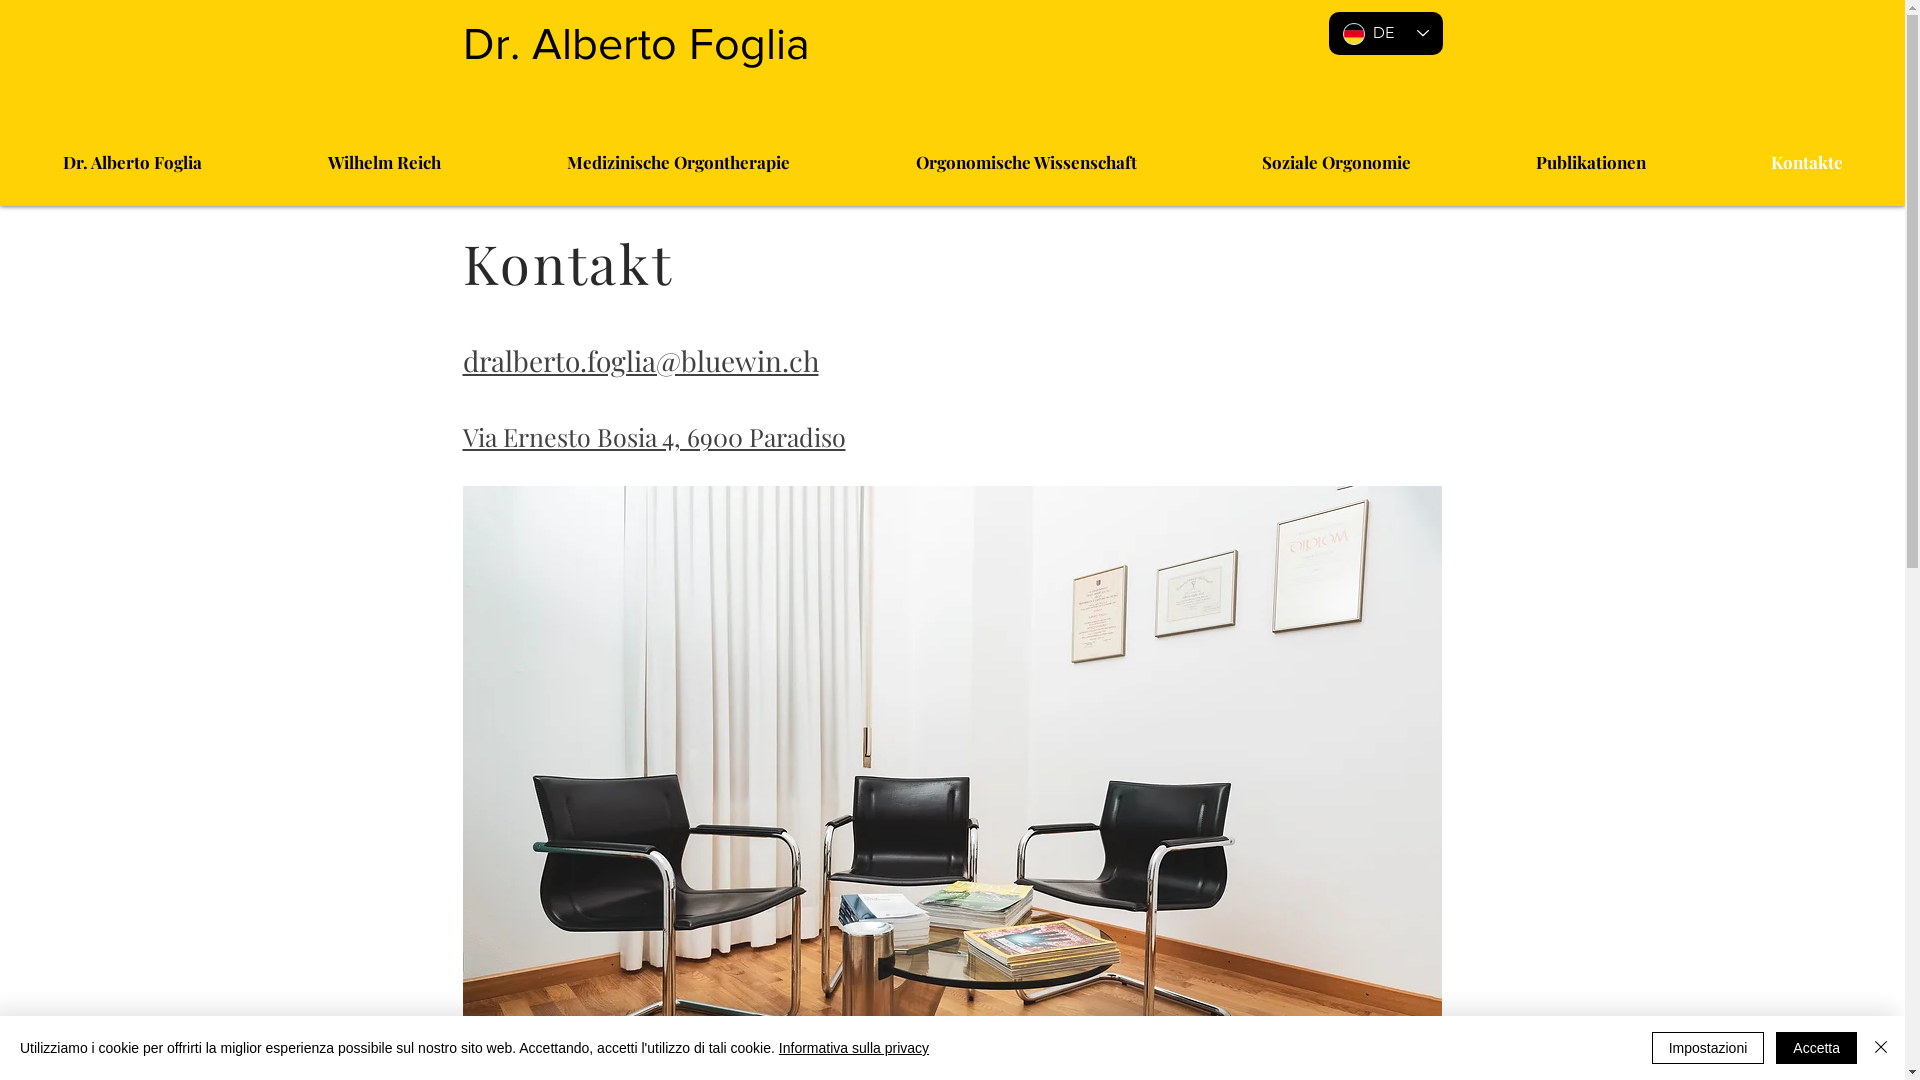  Describe the element at coordinates (638, 362) in the screenshot. I see `'dralberto.foglia@bluewin.ch'` at that location.